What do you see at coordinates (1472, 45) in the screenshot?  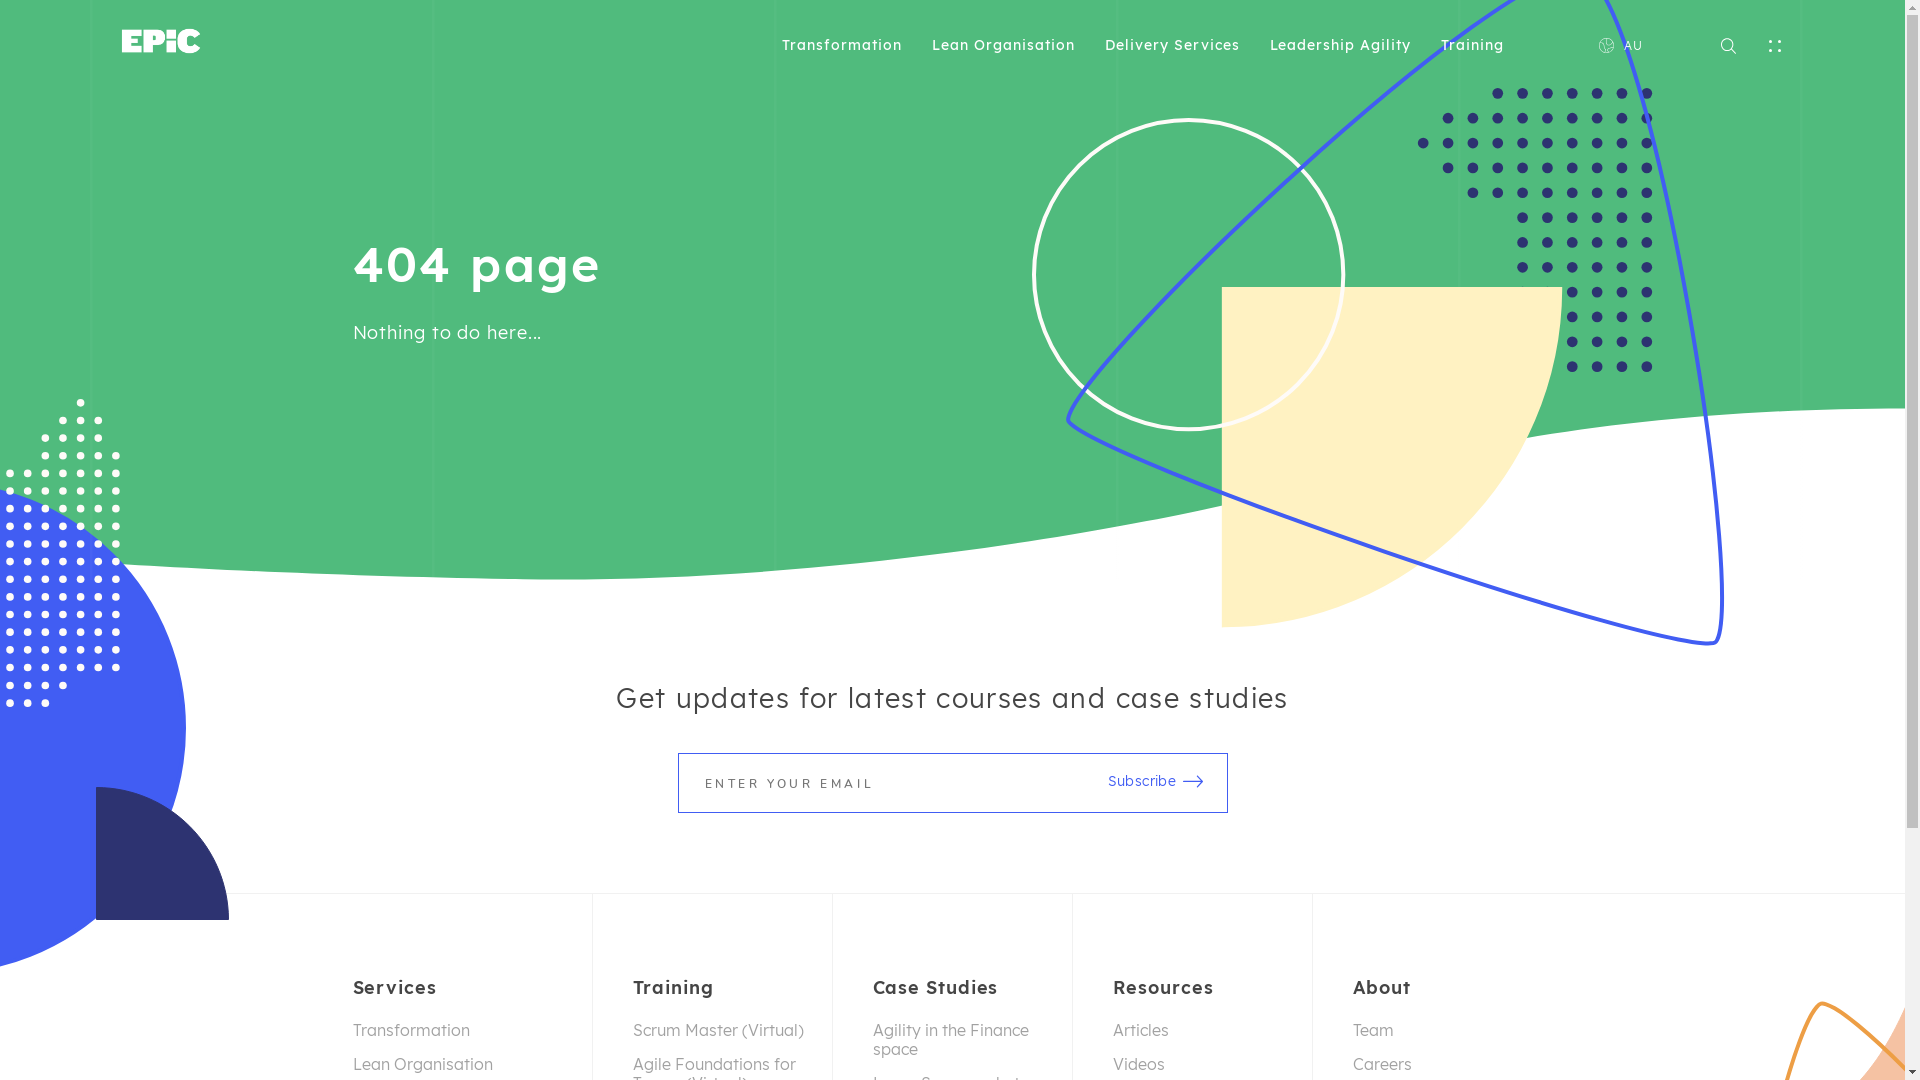 I see `'Training'` at bounding box center [1472, 45].